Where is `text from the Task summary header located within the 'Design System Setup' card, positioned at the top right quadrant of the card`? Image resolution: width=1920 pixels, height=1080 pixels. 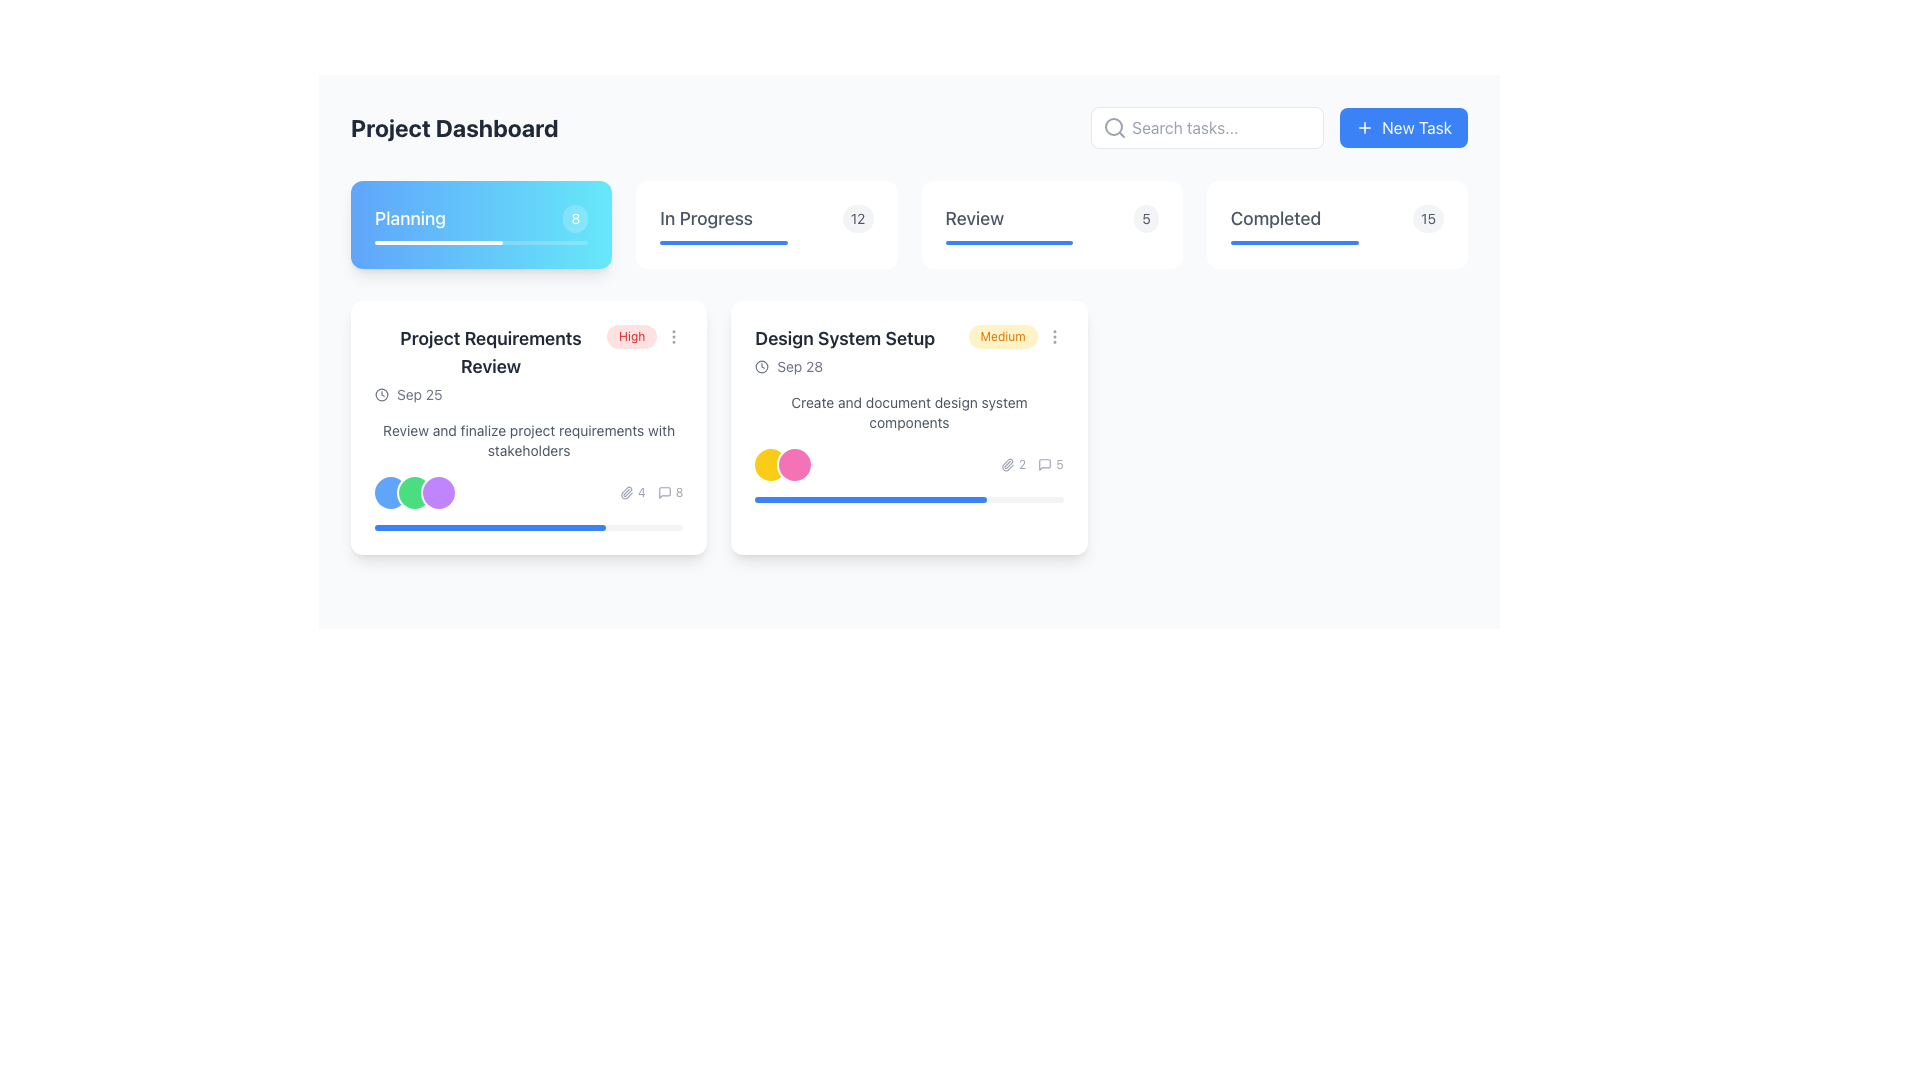 text from the Task summary header located within the 'Design System Setup' card, positioned at the top right quadrant of the card is located at coordinates (908, 350).